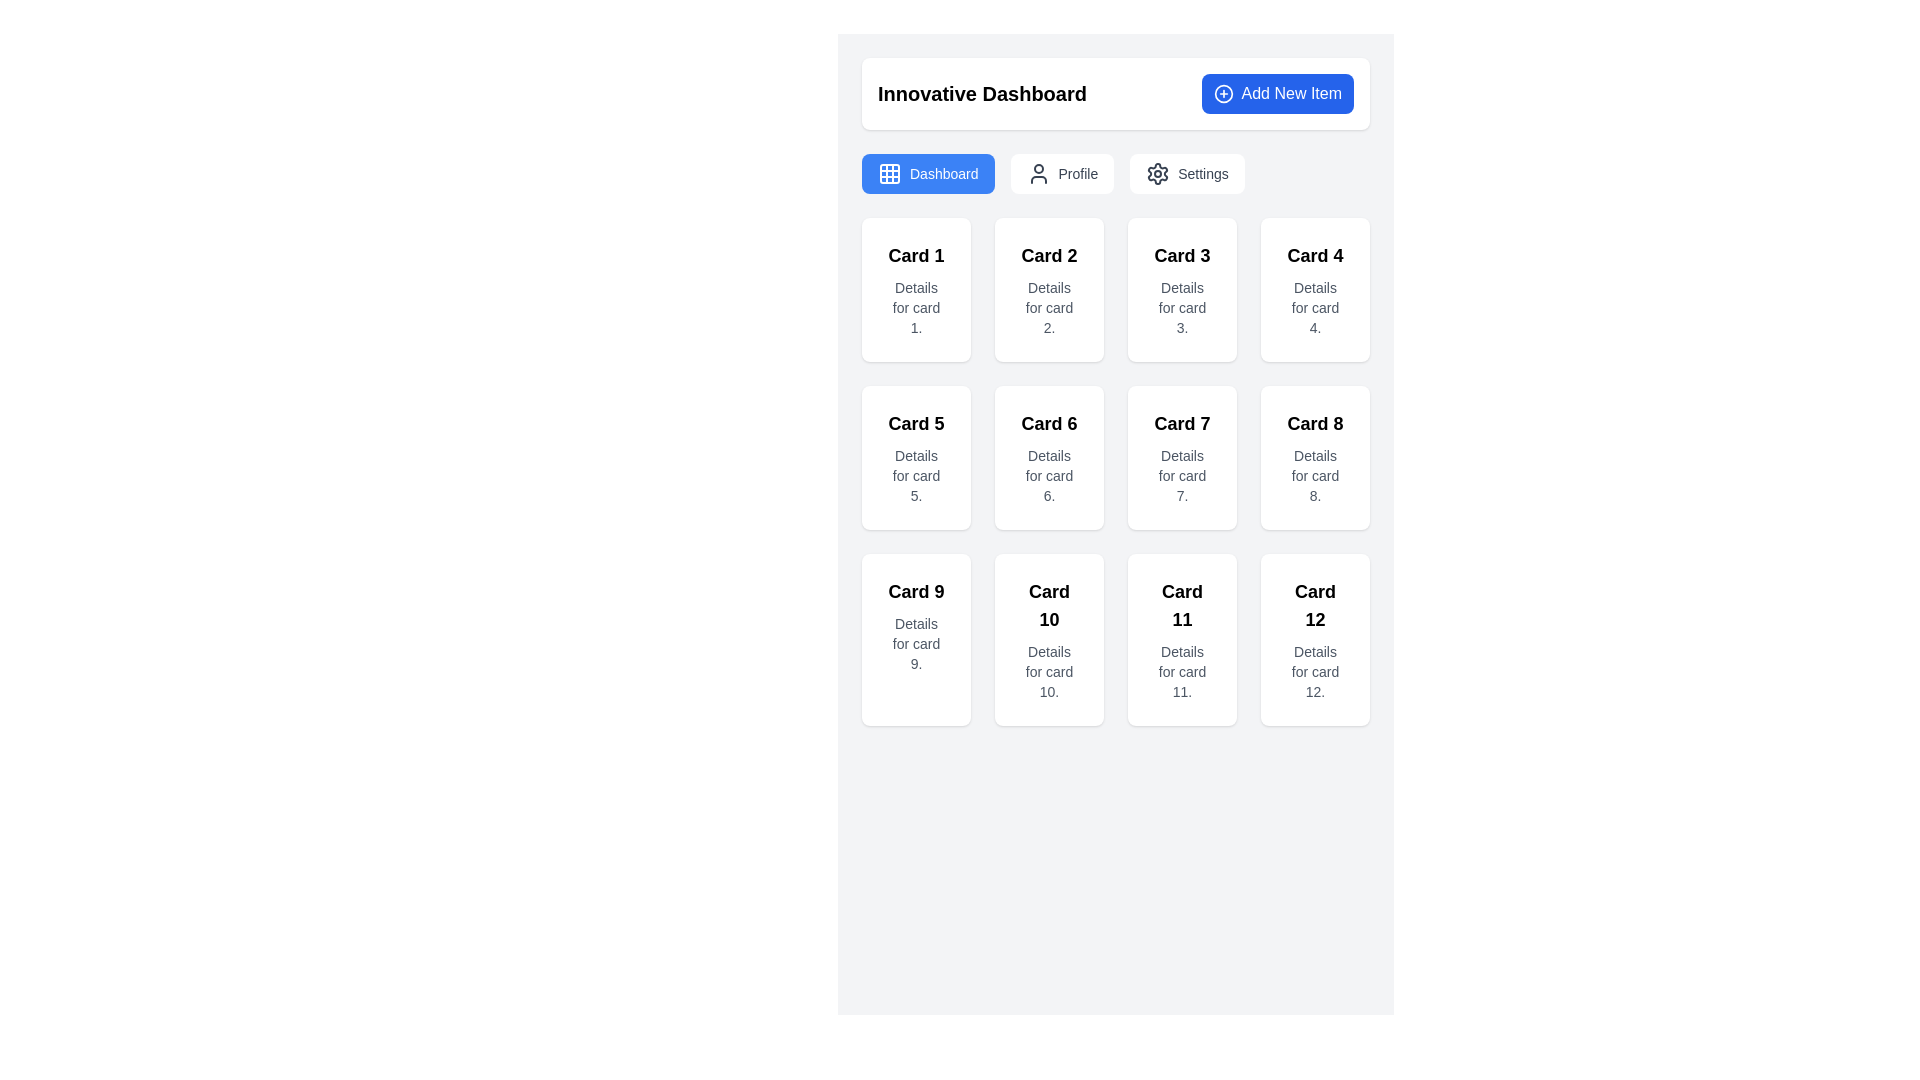 The image size is (1920, 1080). I want to click on the blue icon with a circular border containing a plus sign inside it, located within the blue 'Add New Item' button at the top-right corner of the page, so click(1222, 93).